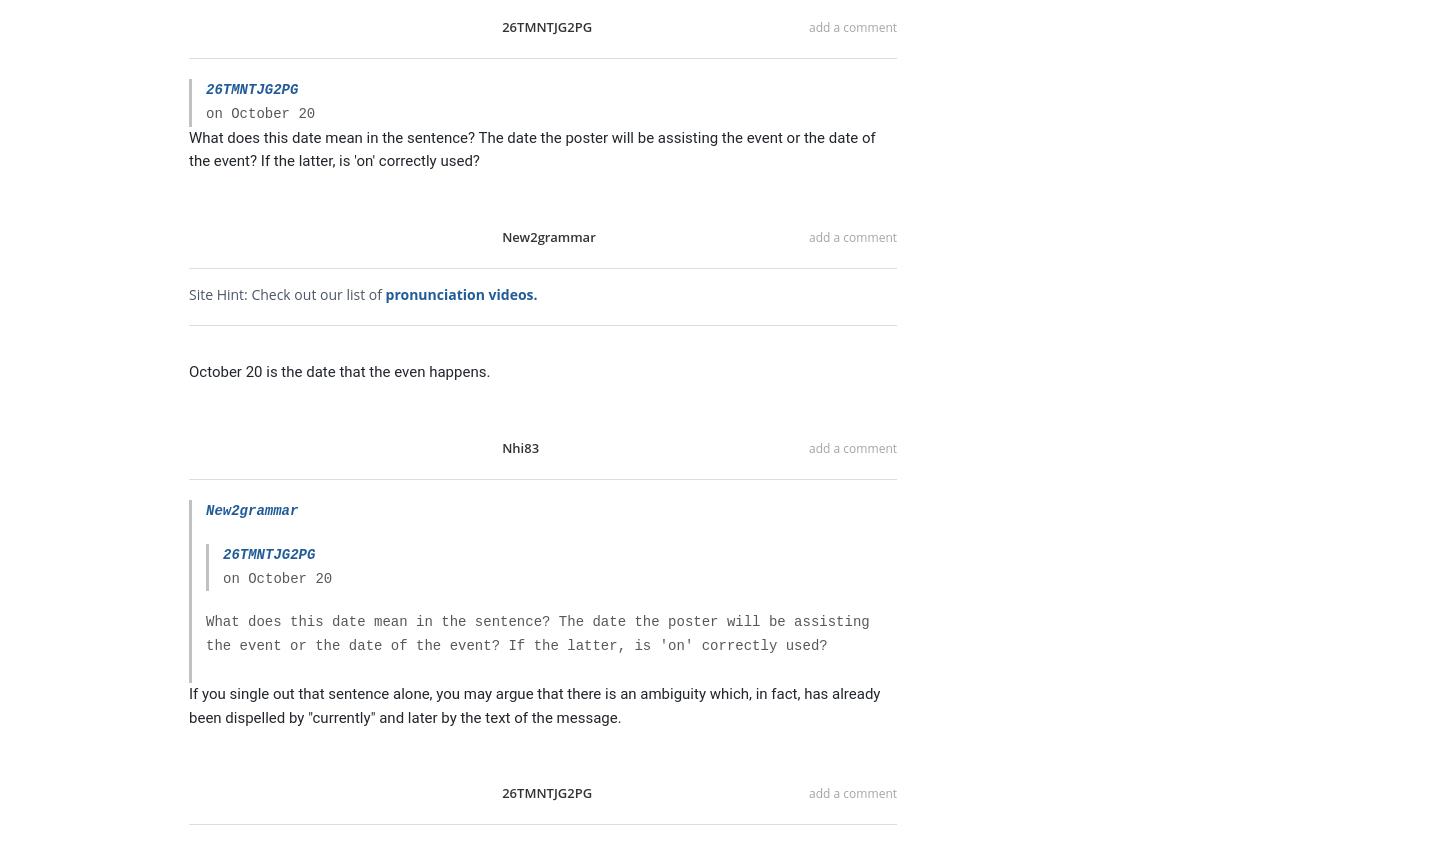  What do you see at coordinates (460, 293) in the screenshot?
I see `'pronunciation videos.'` at bounding box center [460, 293].